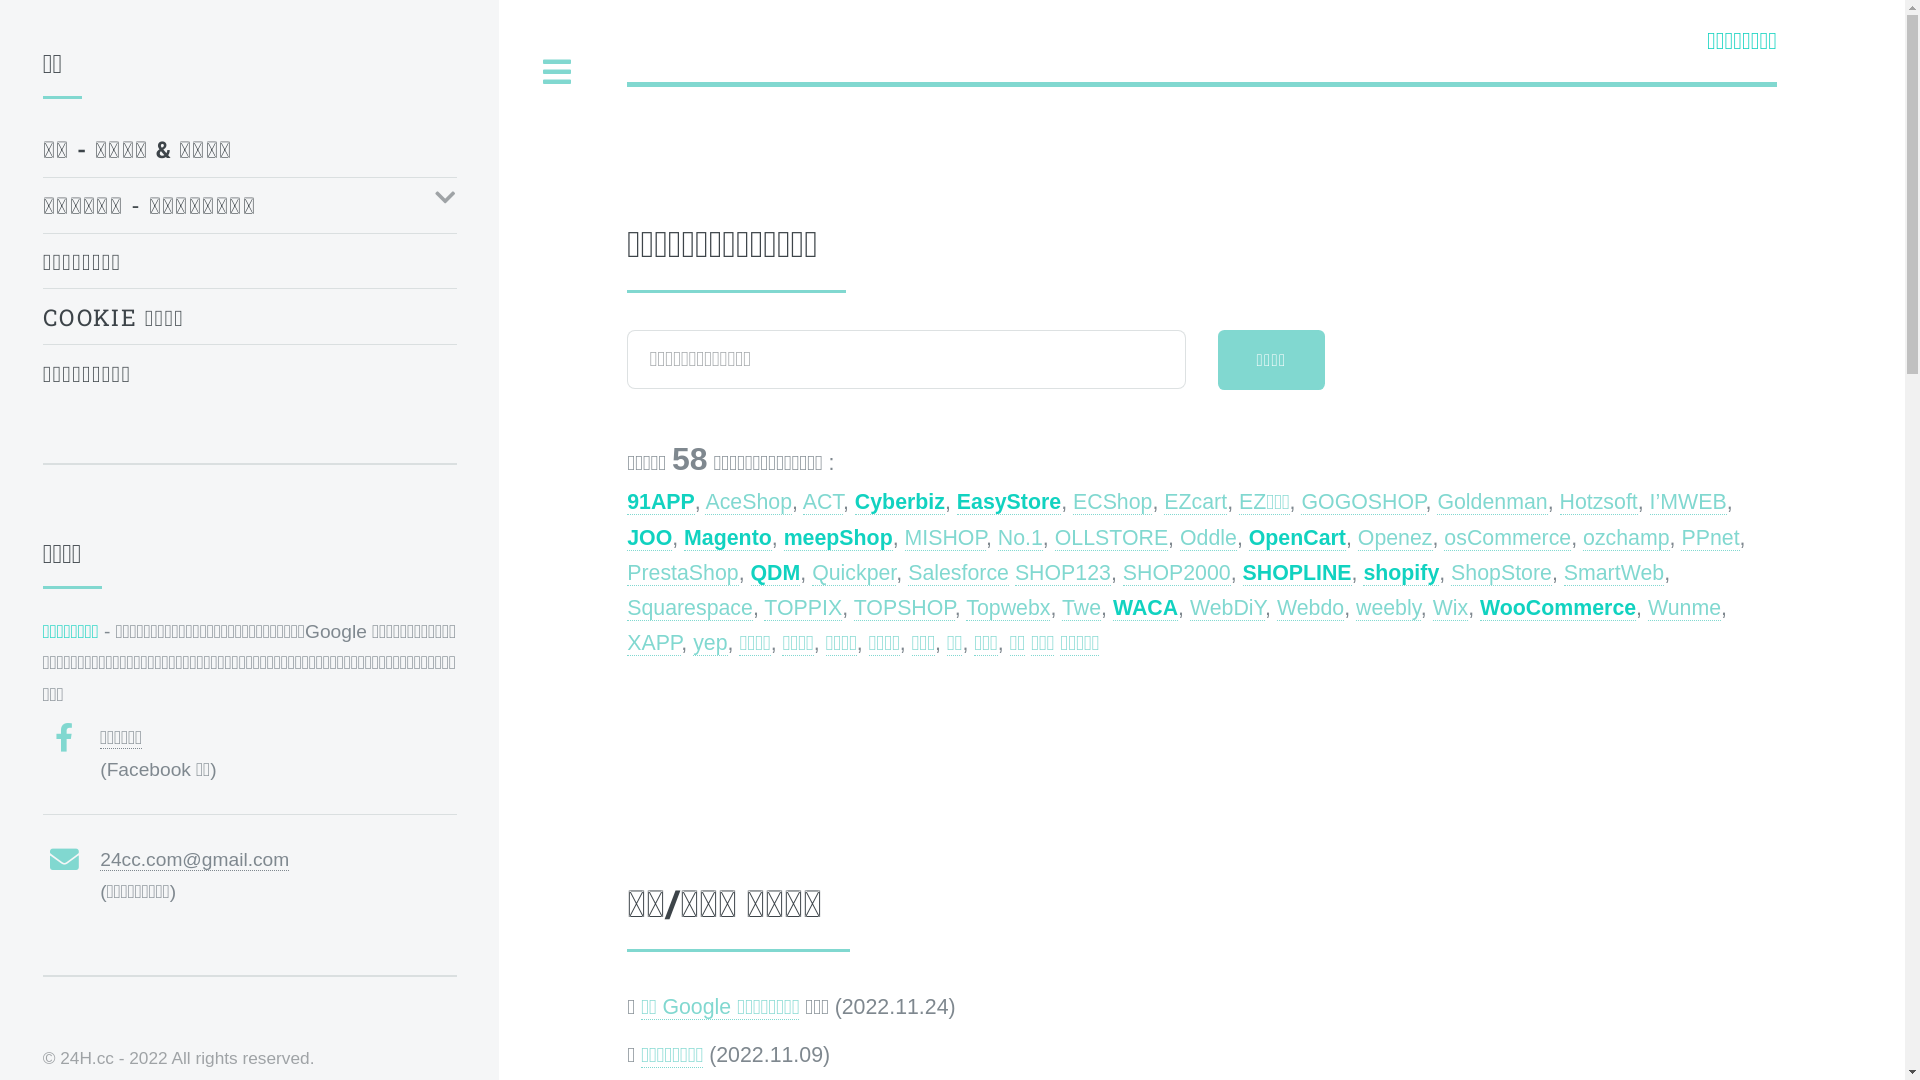 The image size is (1920, 1080). Describe the element at coordinates (1008, 501) in the screenshot. I see `'EasyStore'` at that location.